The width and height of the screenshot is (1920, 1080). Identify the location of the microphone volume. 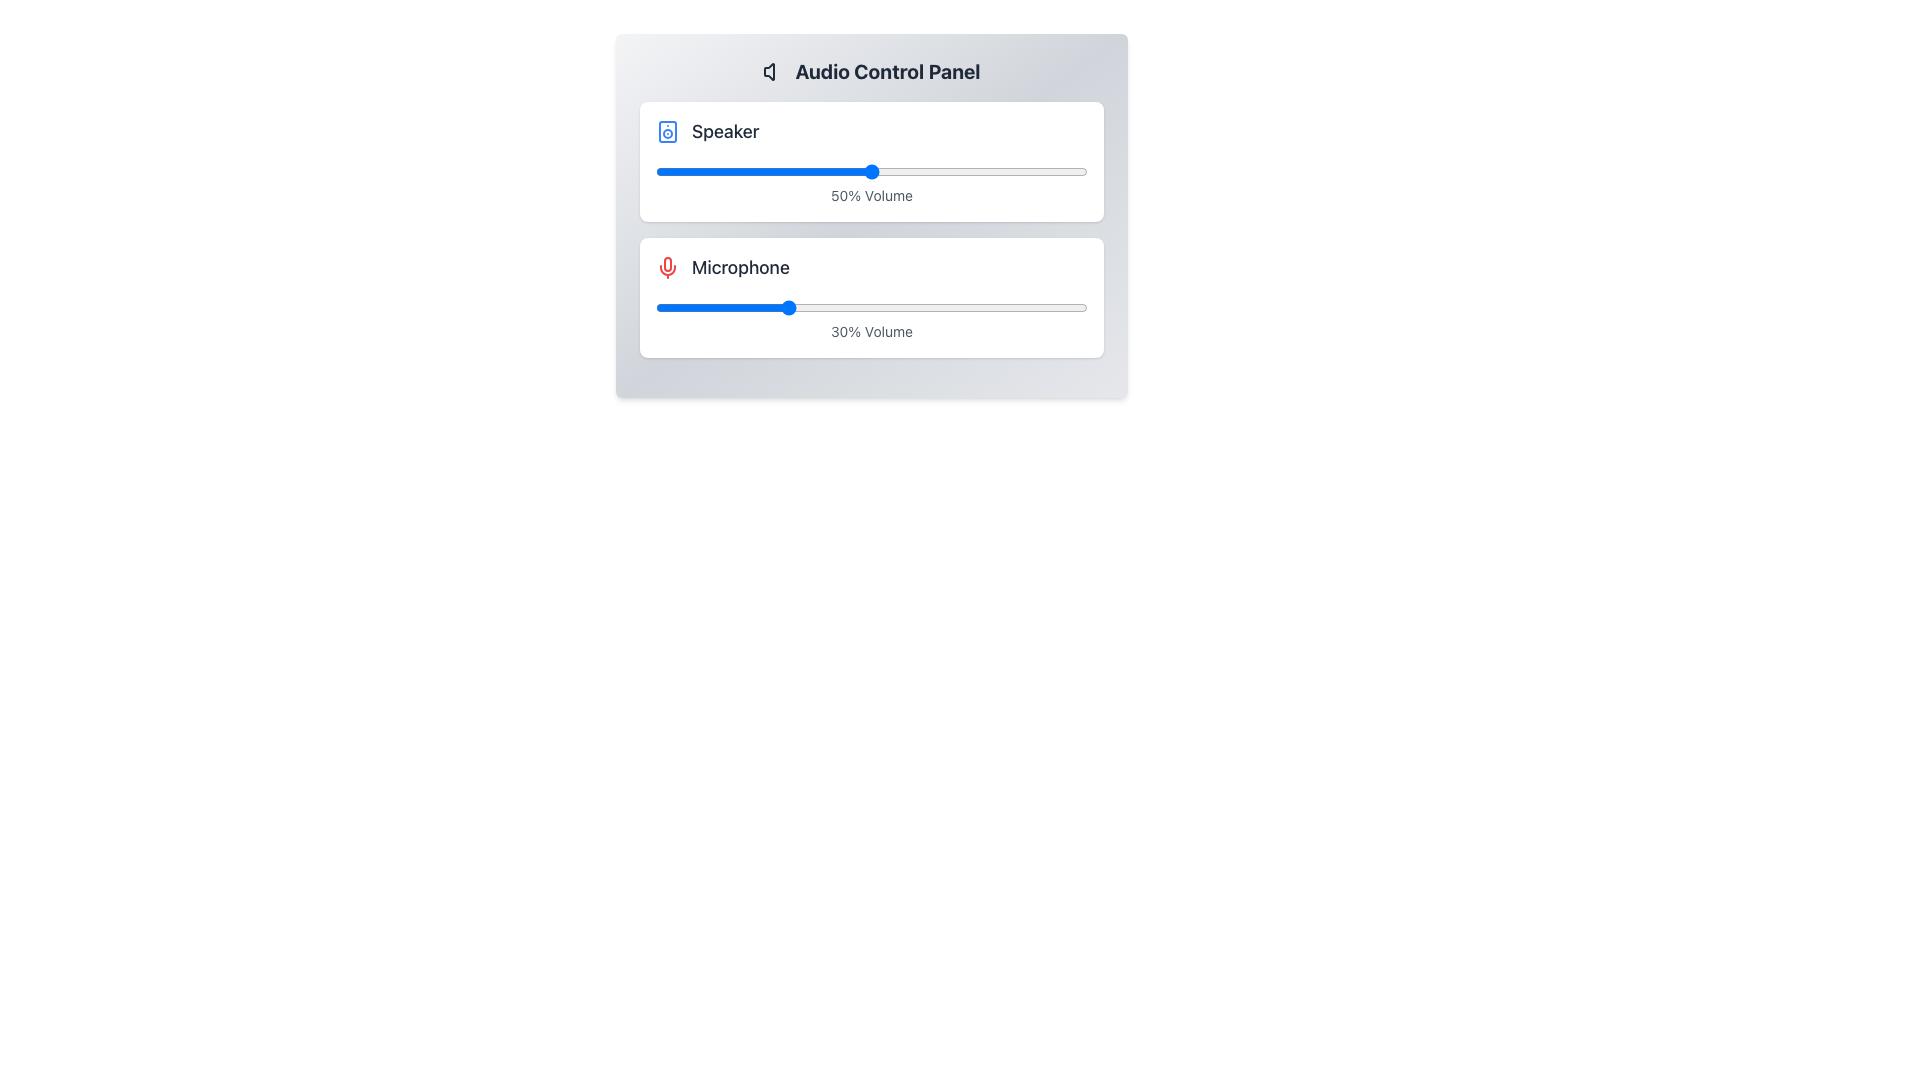
(745, 308).